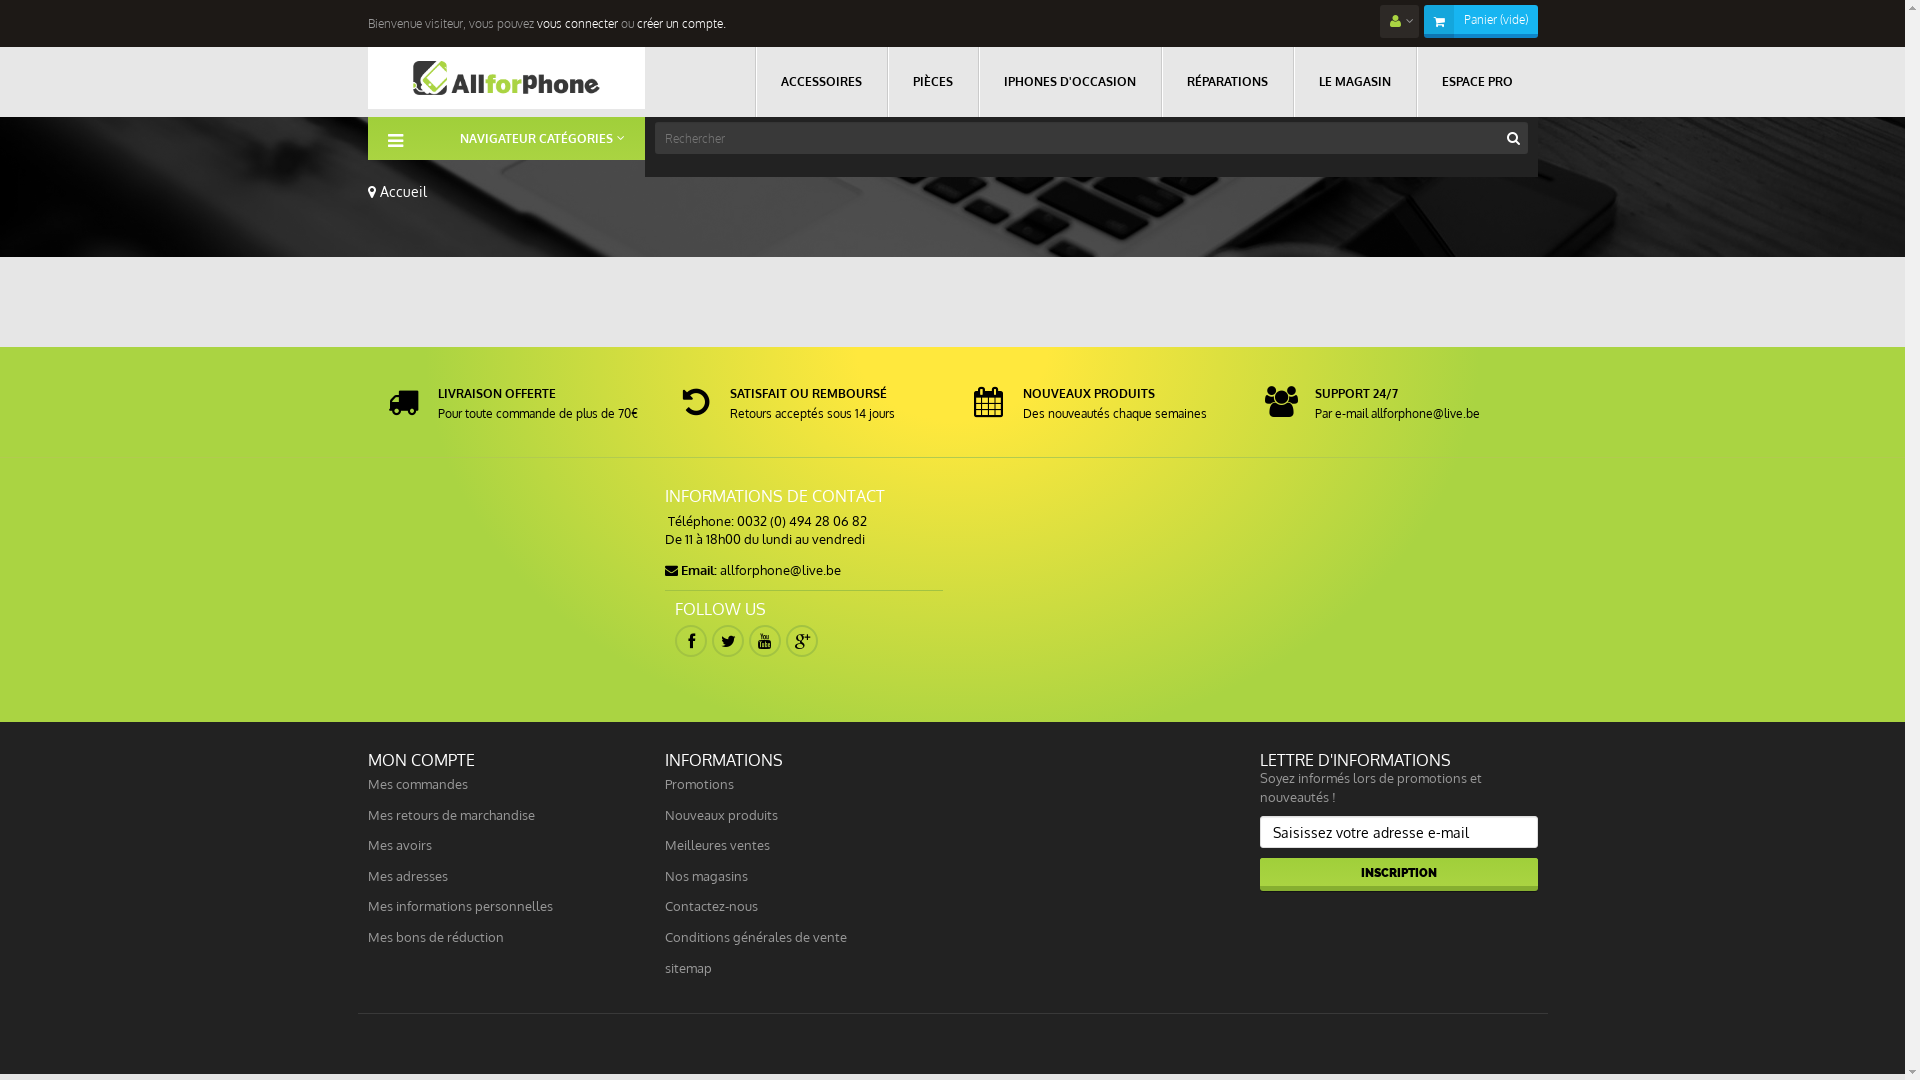 The image size is (1920, 1080). Describe the element at coordinates (1415, 80) in the screenshot. I see `'ESPACE PRO'` at that location.